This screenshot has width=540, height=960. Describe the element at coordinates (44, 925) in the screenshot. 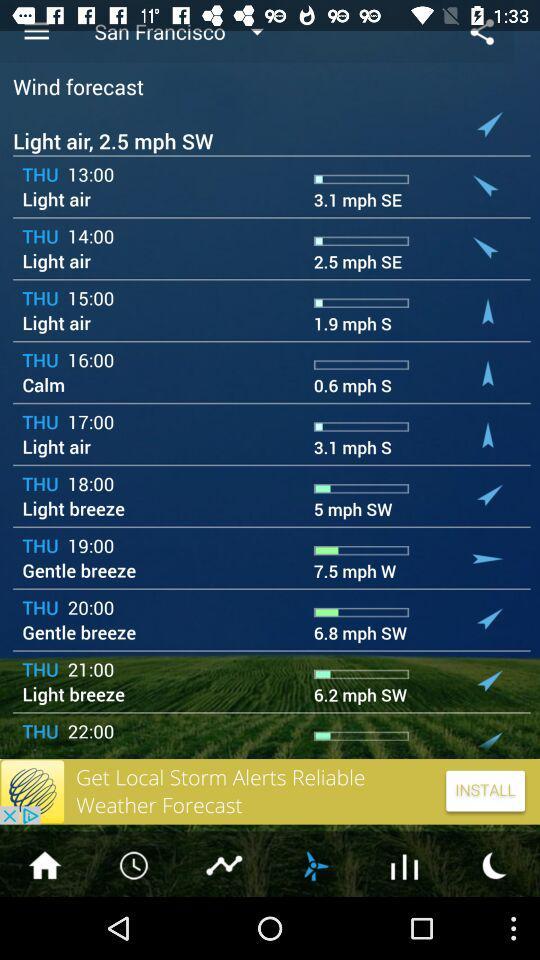

I see `the home icon` at that location.